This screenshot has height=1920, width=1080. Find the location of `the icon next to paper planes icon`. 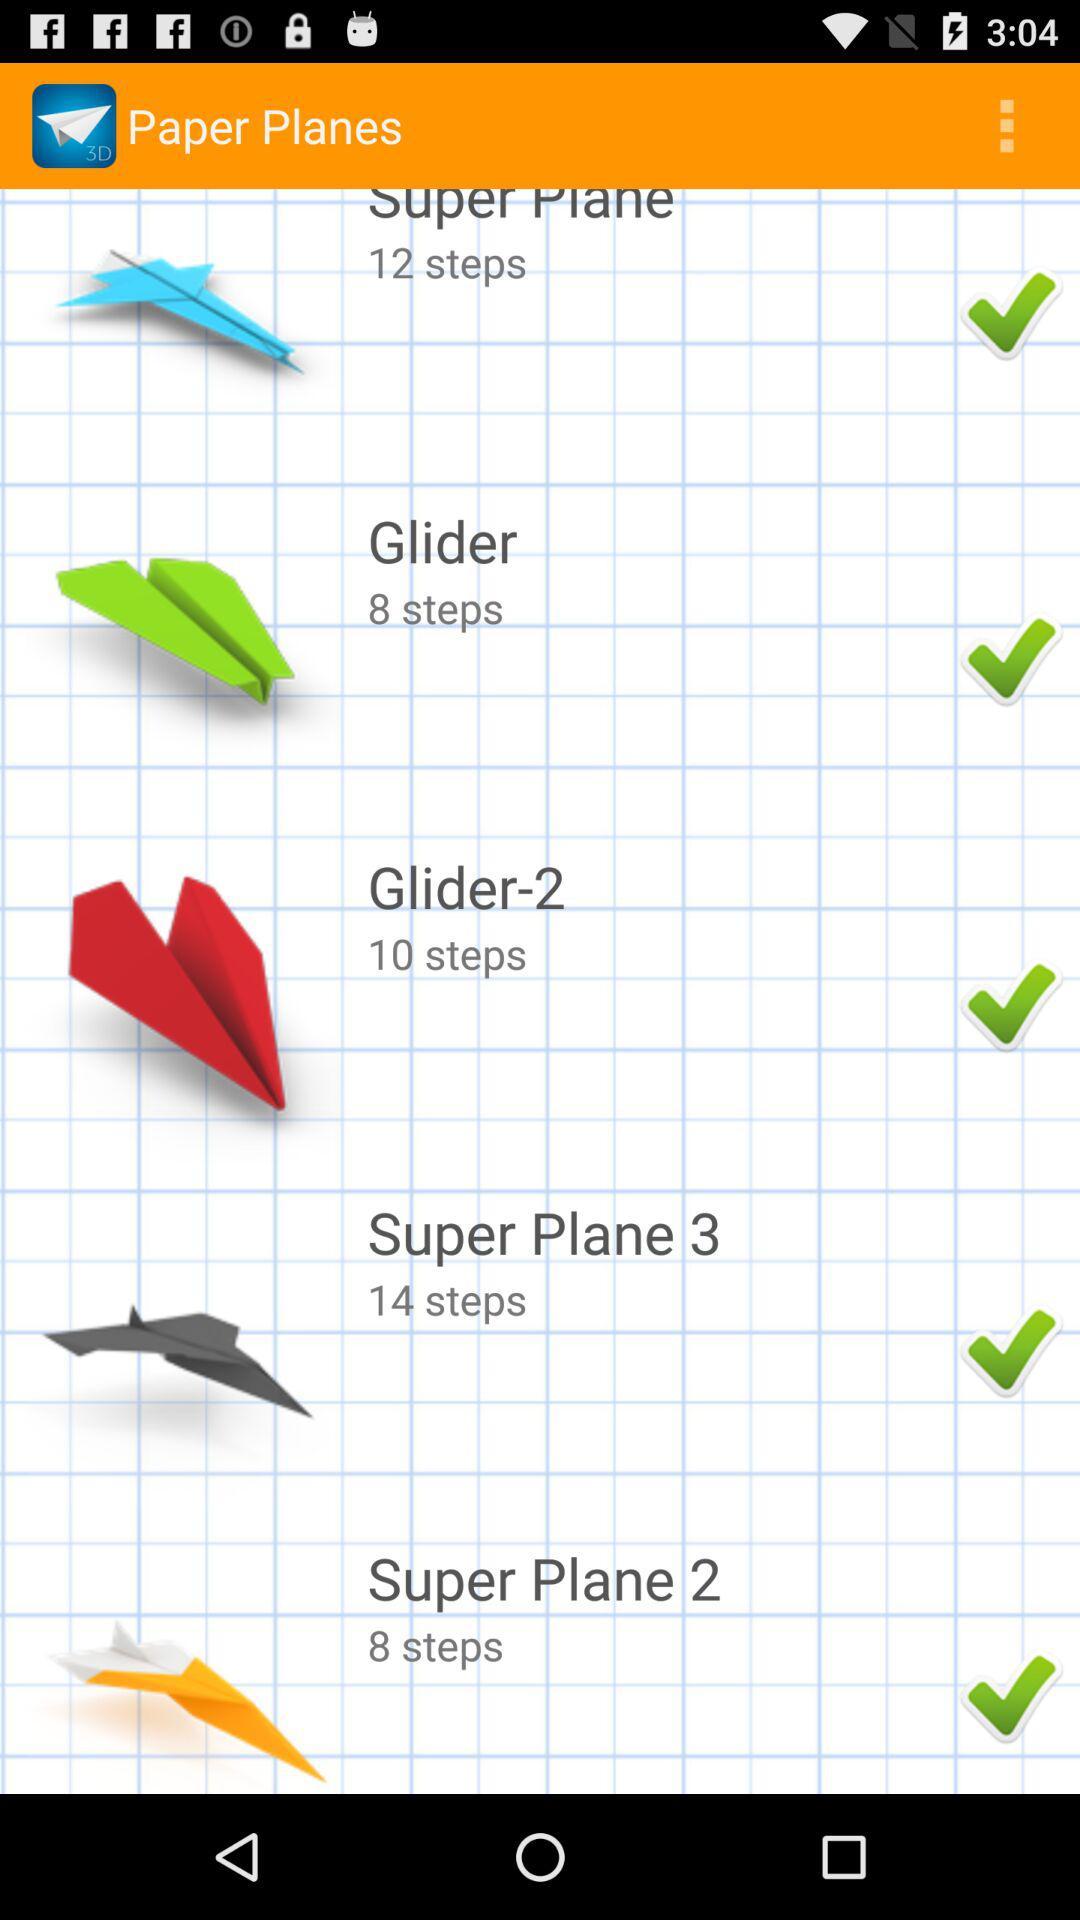

the icon next to paper planes icon is located at coordinates (1006, 124).